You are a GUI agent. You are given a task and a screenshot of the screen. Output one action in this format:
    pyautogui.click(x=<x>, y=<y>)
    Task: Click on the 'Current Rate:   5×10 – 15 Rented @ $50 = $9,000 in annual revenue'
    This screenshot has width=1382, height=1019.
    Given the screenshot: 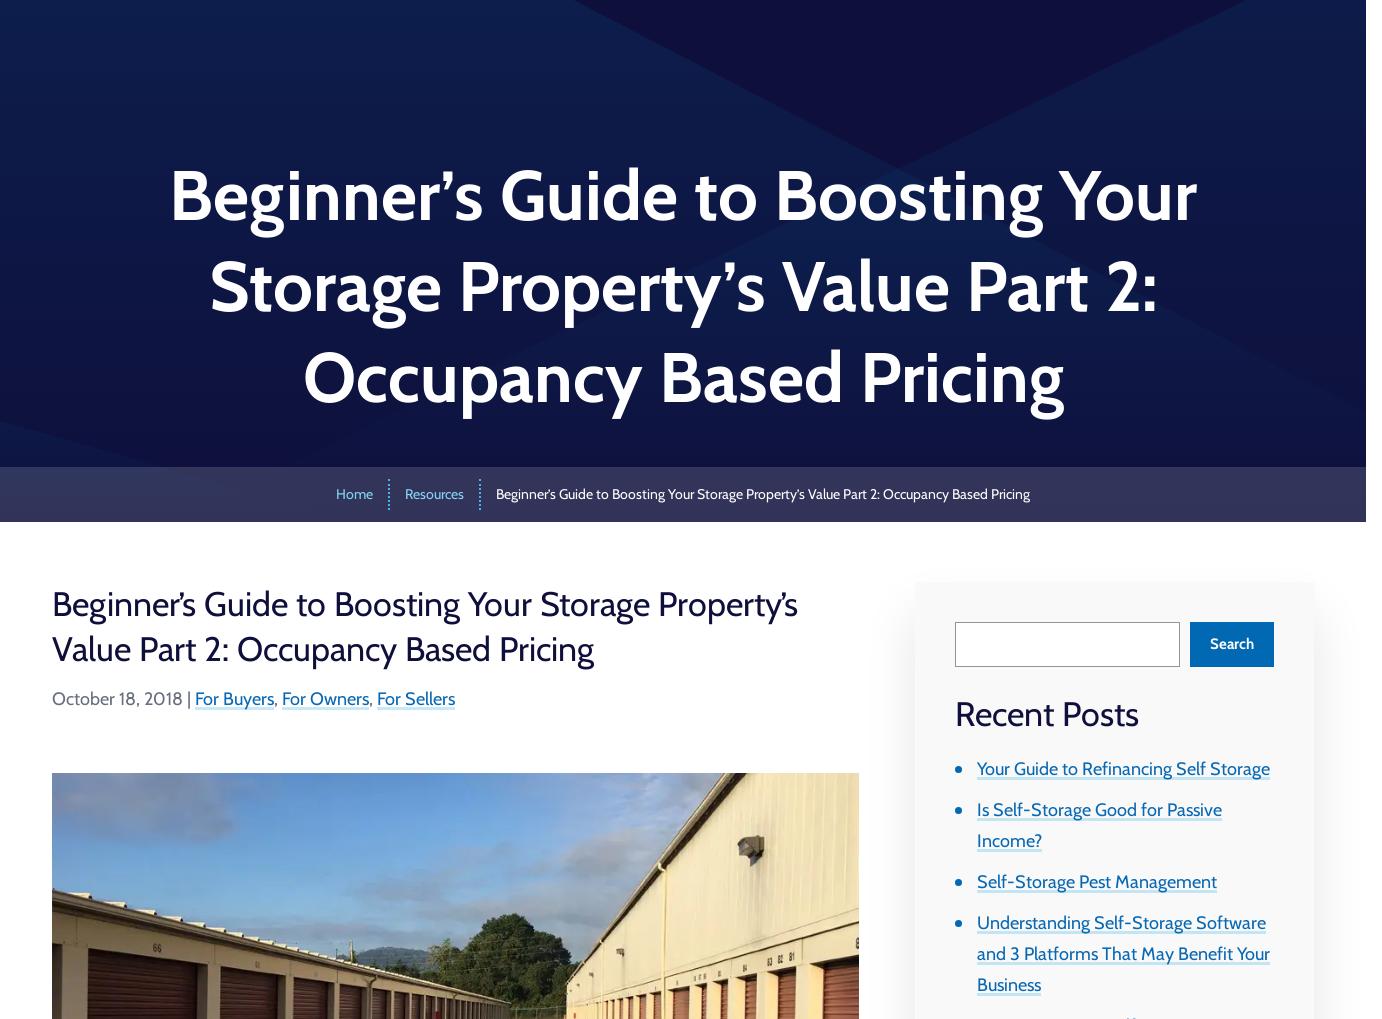 What is the action you would take?
    pyautogui.click(x=338, y=70)
    